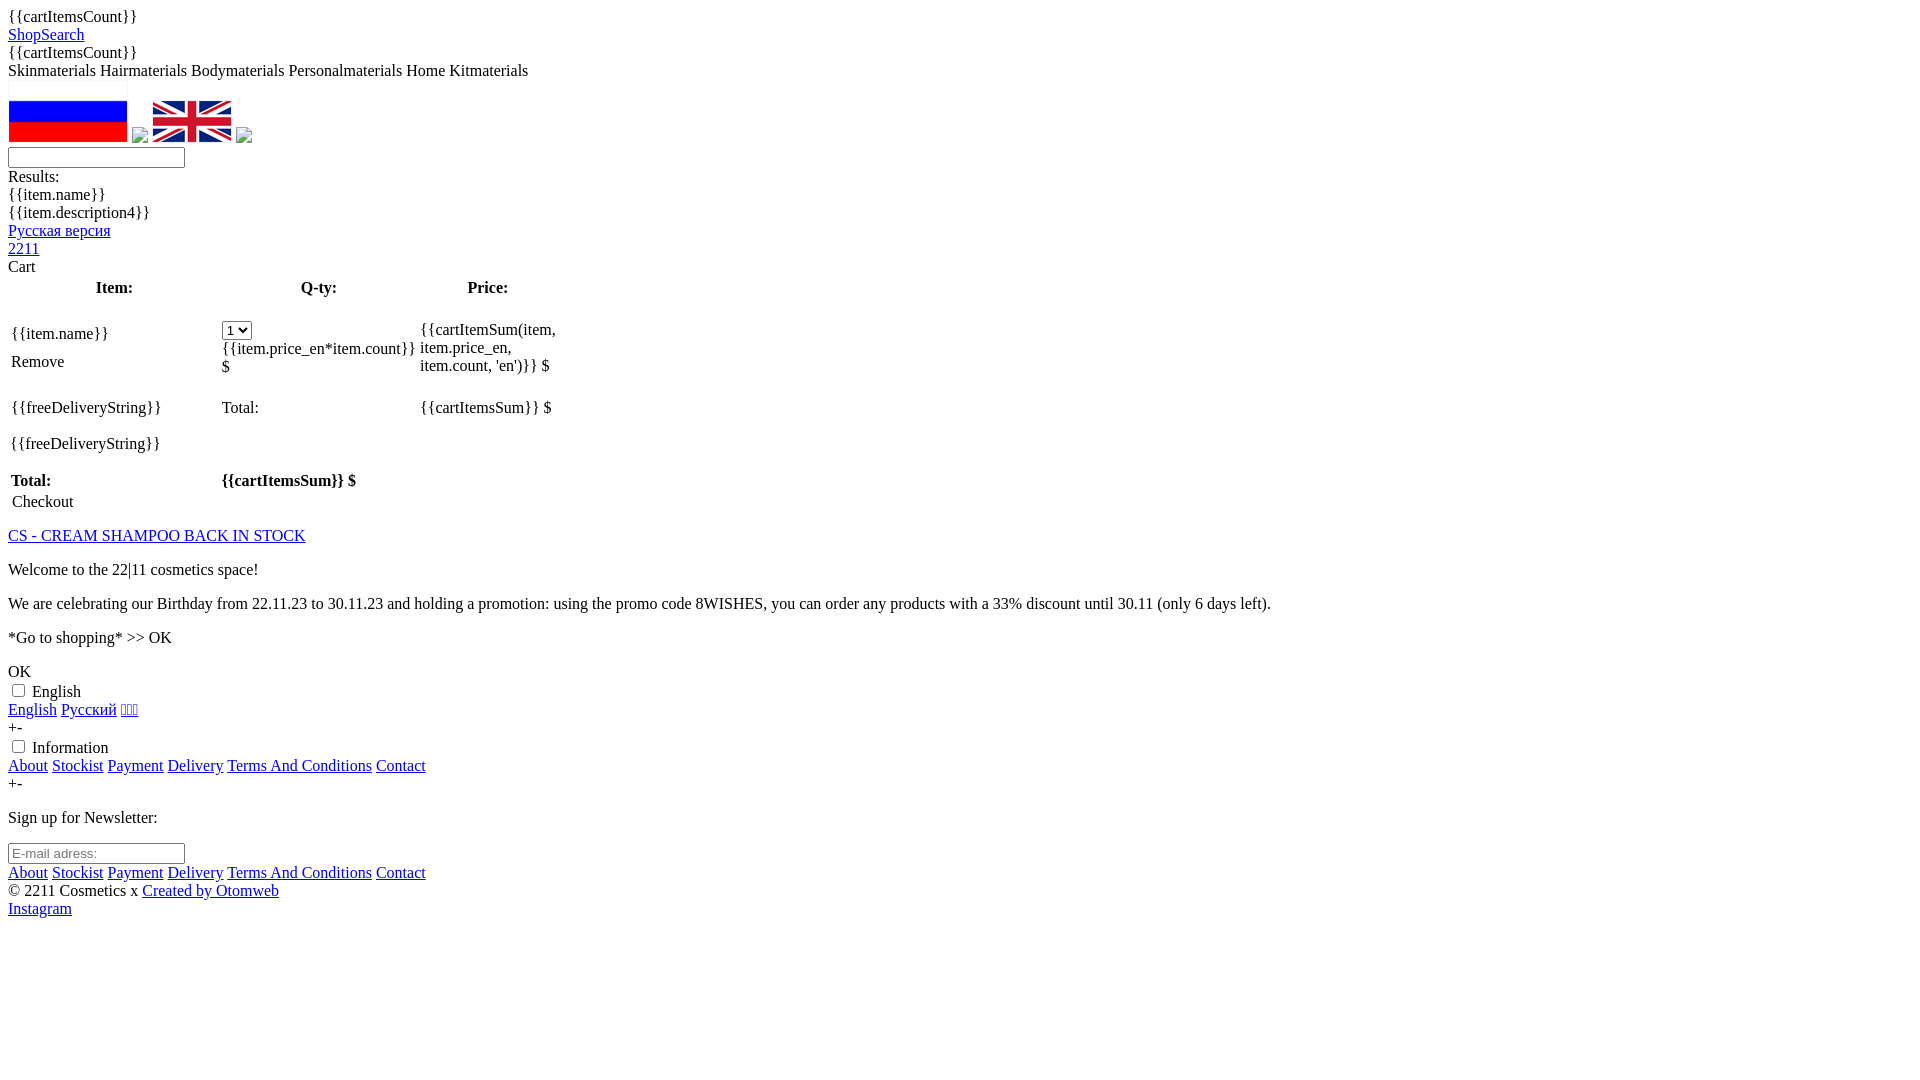 The image size is (1920, 1080). I want to click on '2211', so click(23, 247).